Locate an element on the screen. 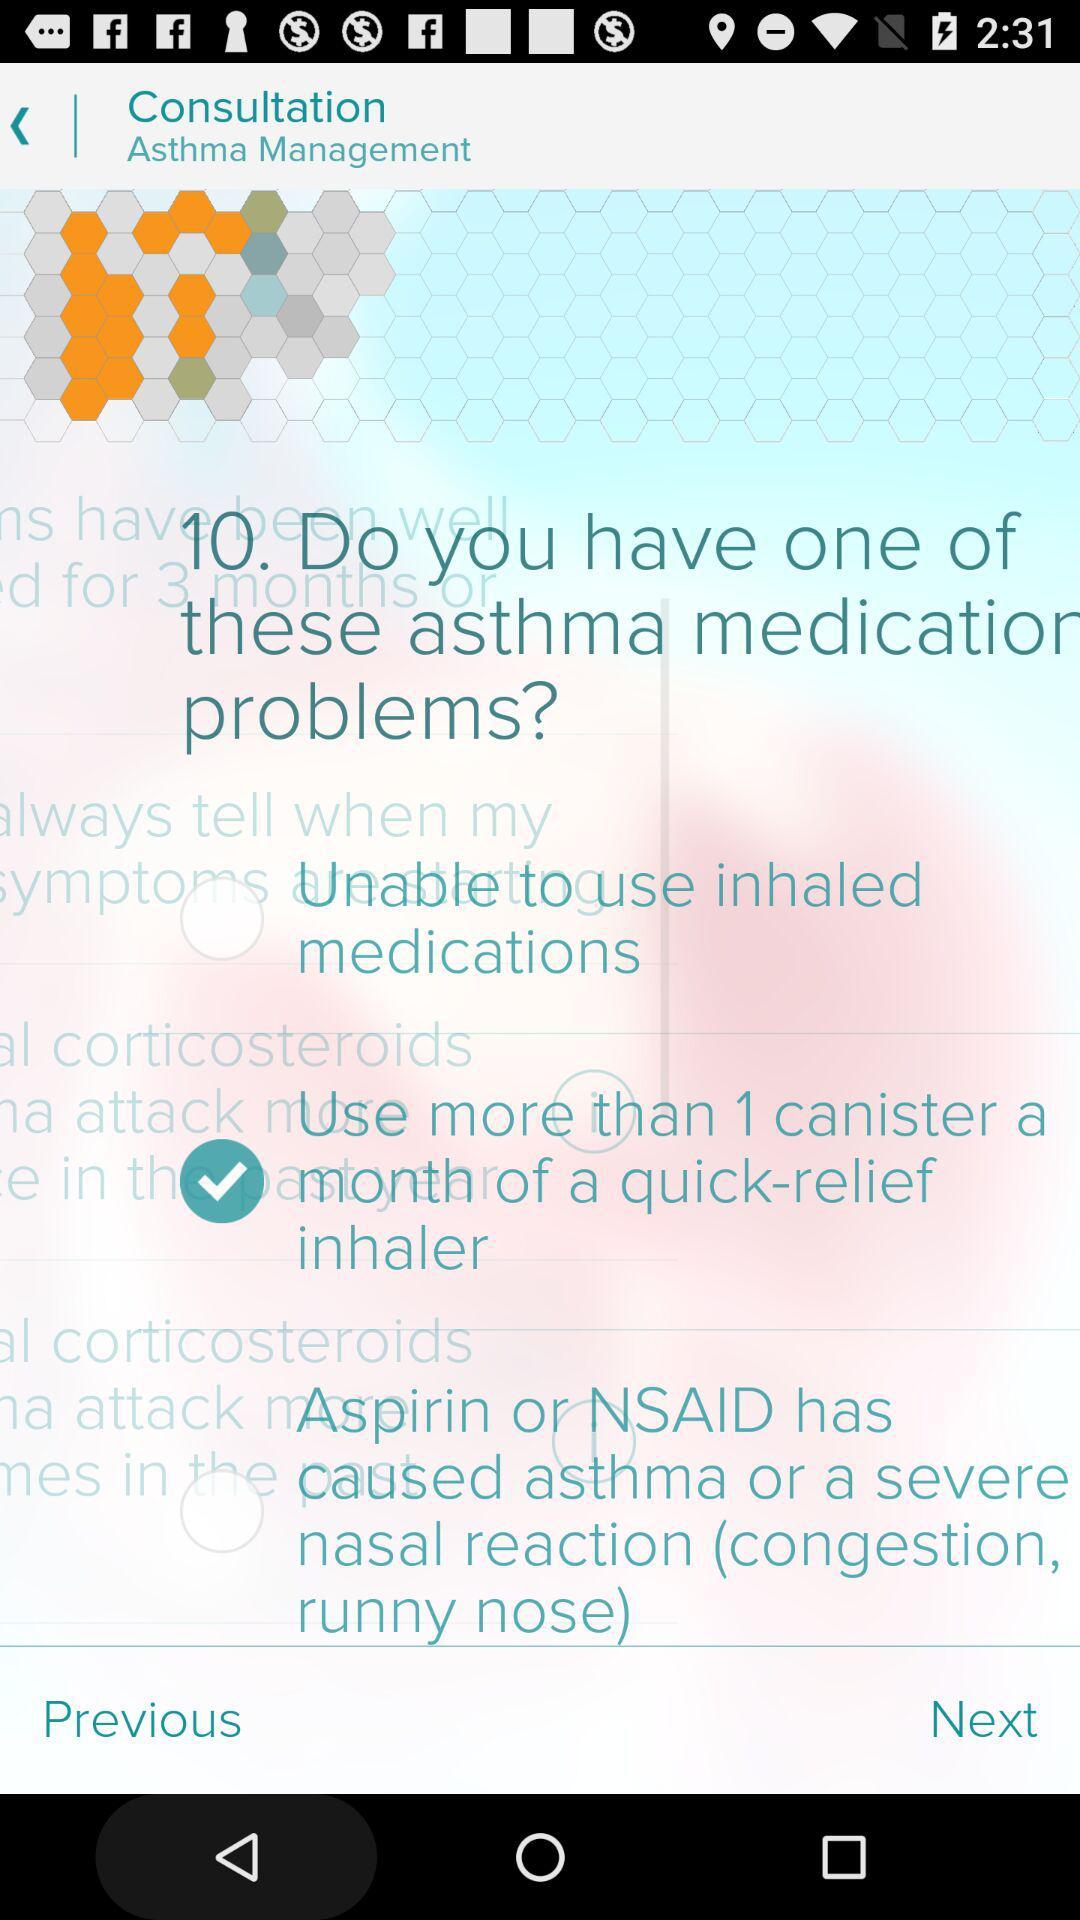 The width and height of the screenshot is (1080, 1920). the item next to the next app is located at coordinates (270, 1719).